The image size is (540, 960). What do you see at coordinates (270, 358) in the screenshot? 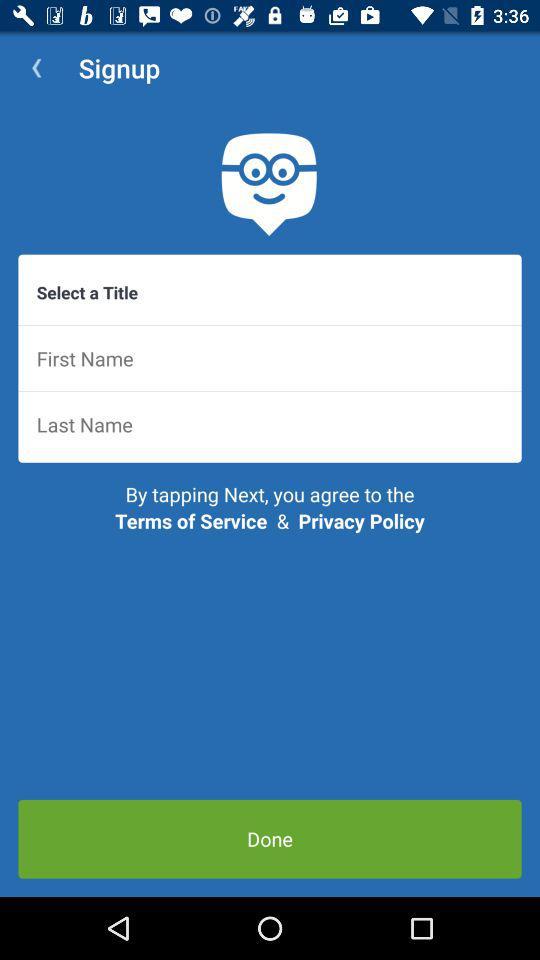
I see `first name` at bounding box center [270, 358].